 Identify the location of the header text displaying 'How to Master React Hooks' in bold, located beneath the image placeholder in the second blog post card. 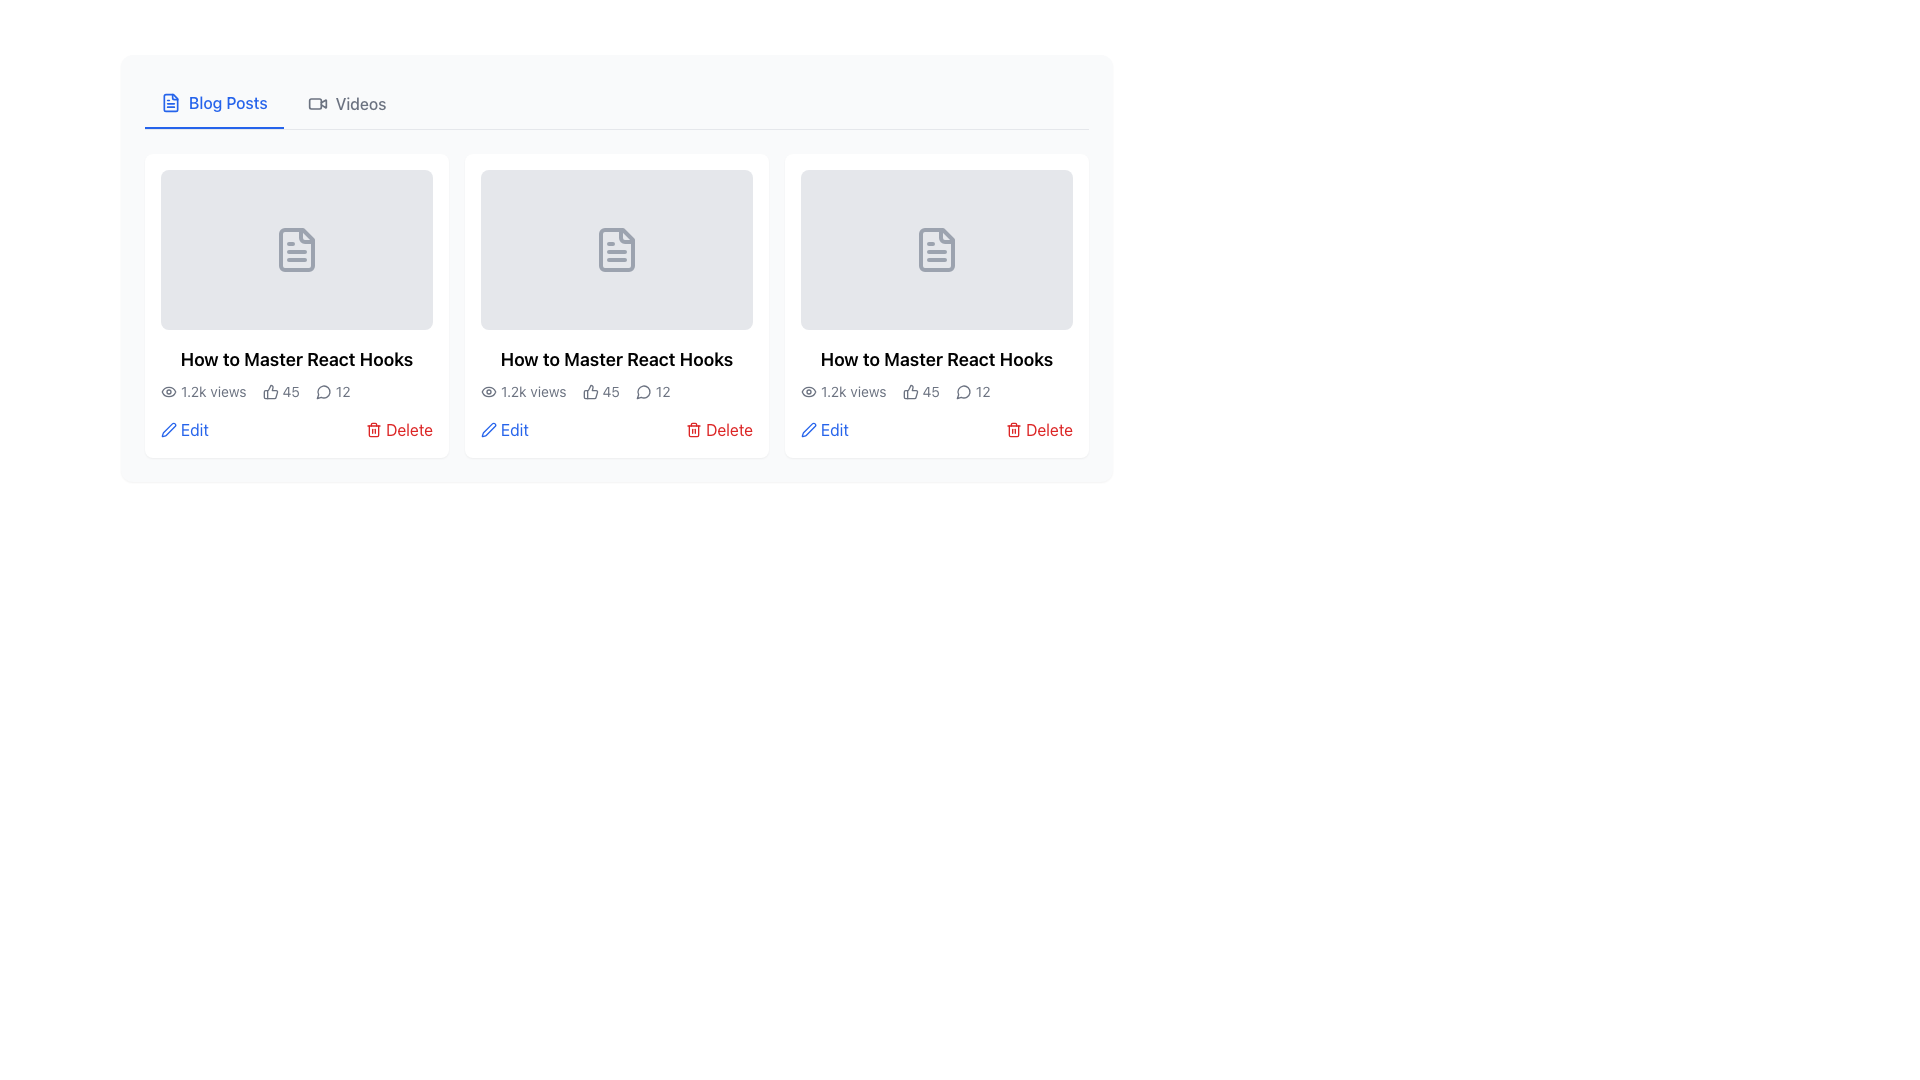
(616, 358).